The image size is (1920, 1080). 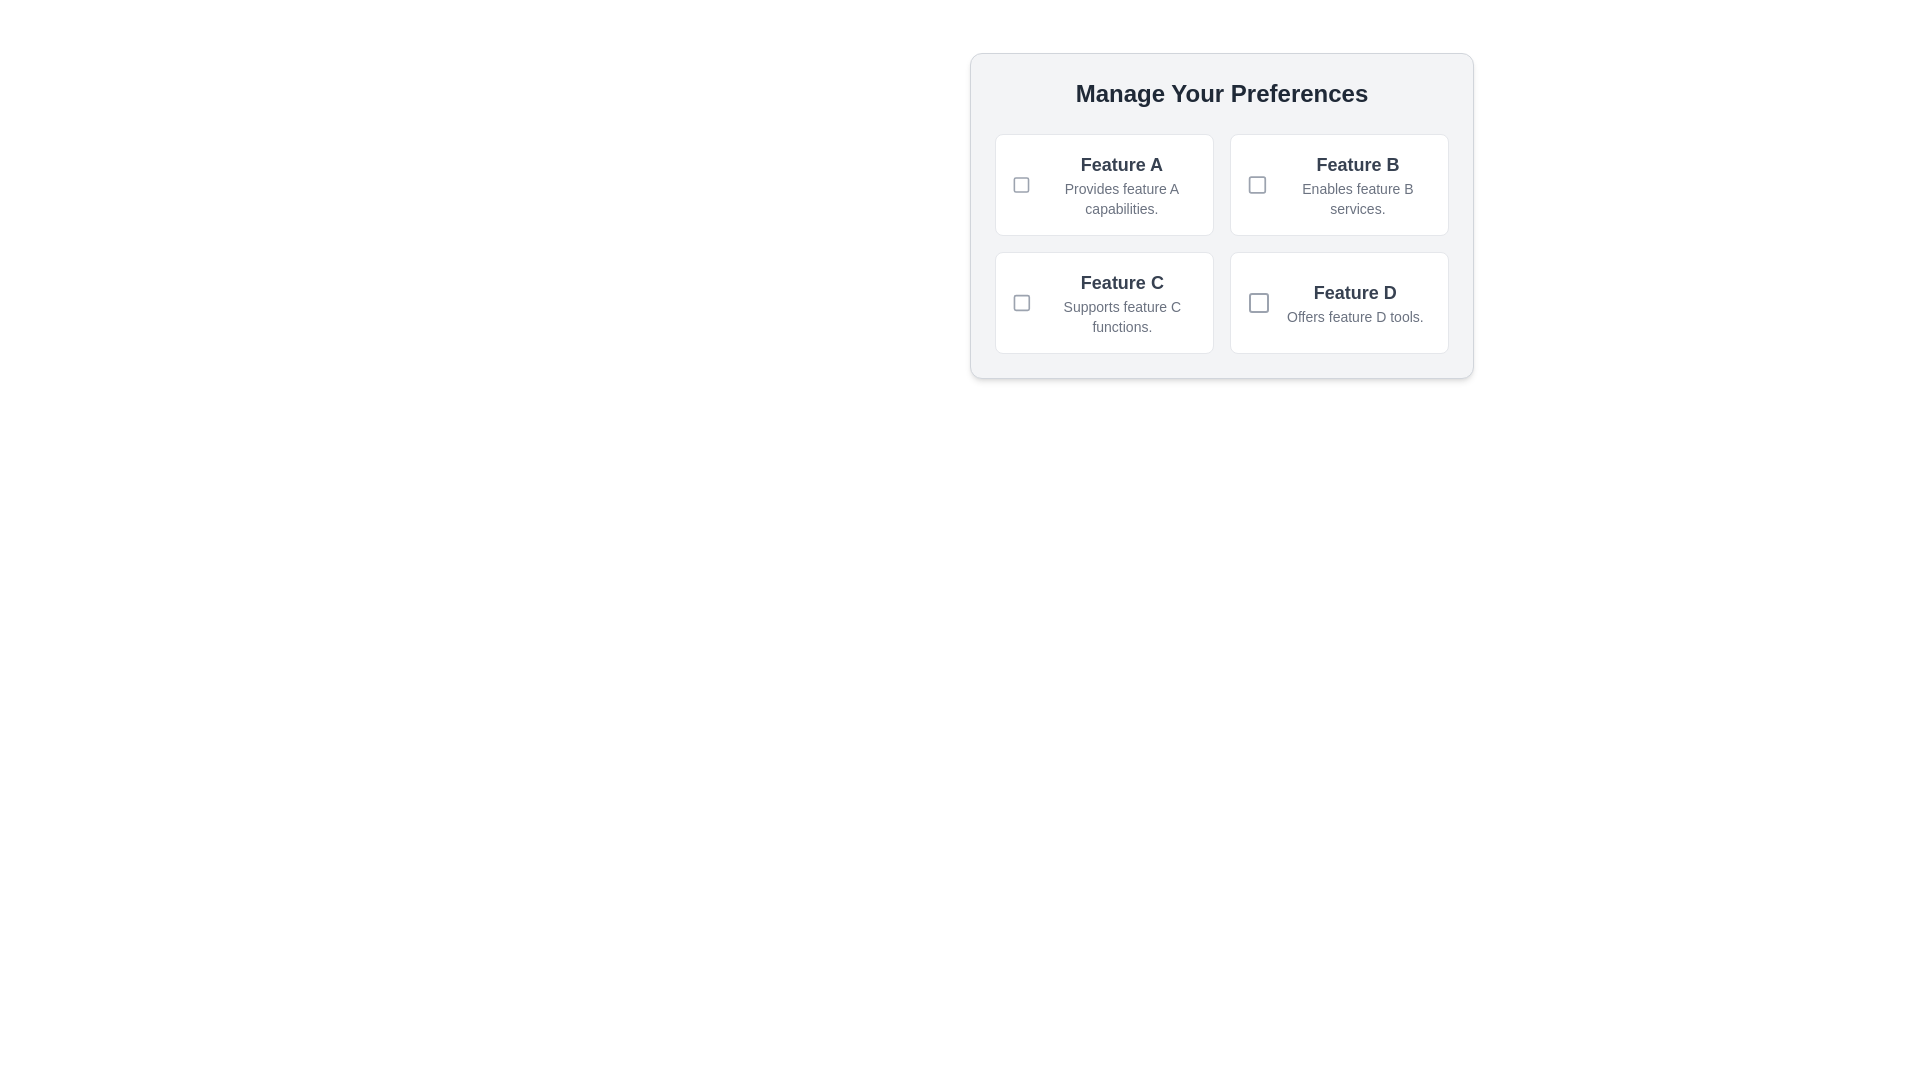 What do you see at coordinates (1358, 164) in the screenshot?
I see `the text label displaying 'Feature B' in bold, large font and dark gray color, which is positioned above the description text 'Enables feature B services.'` at bounding box center [1358, 164].